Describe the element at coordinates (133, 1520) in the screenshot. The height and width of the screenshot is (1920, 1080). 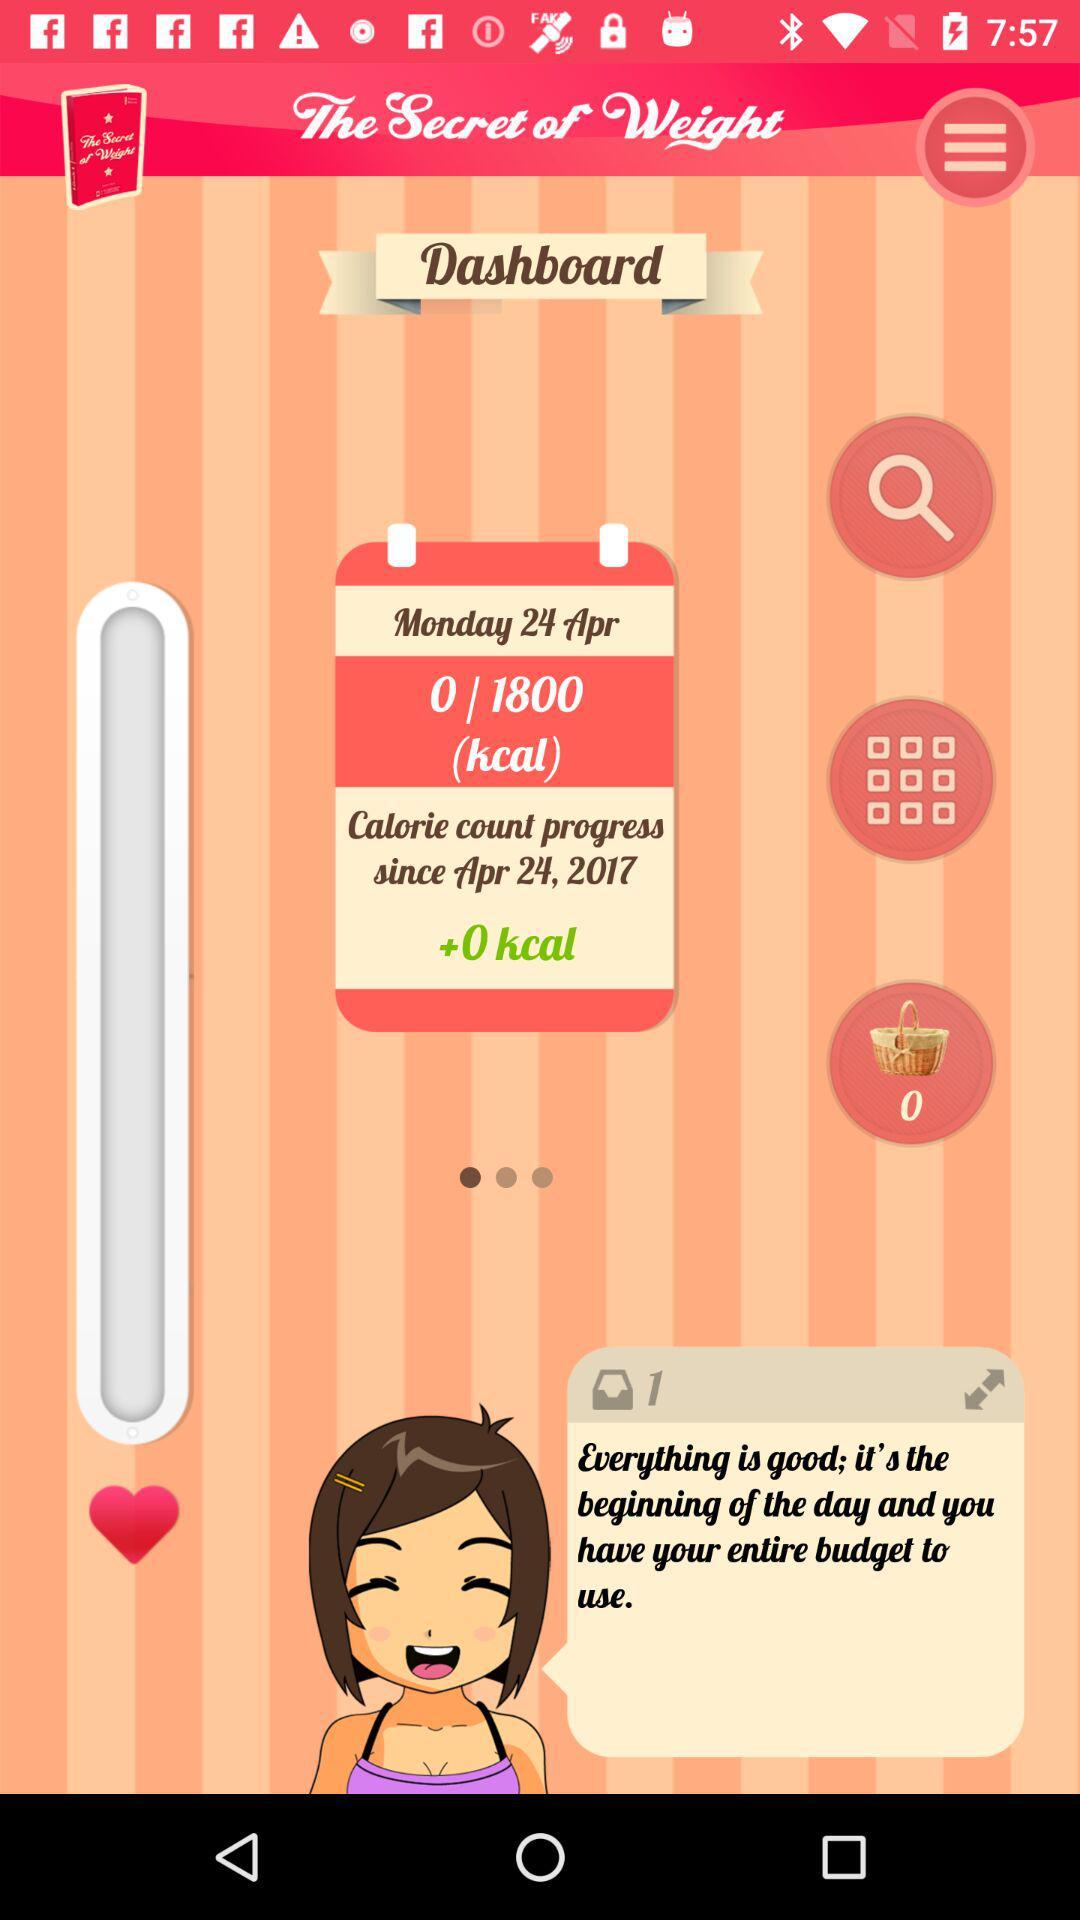
I see `the item at the bottom left corner` at that location.